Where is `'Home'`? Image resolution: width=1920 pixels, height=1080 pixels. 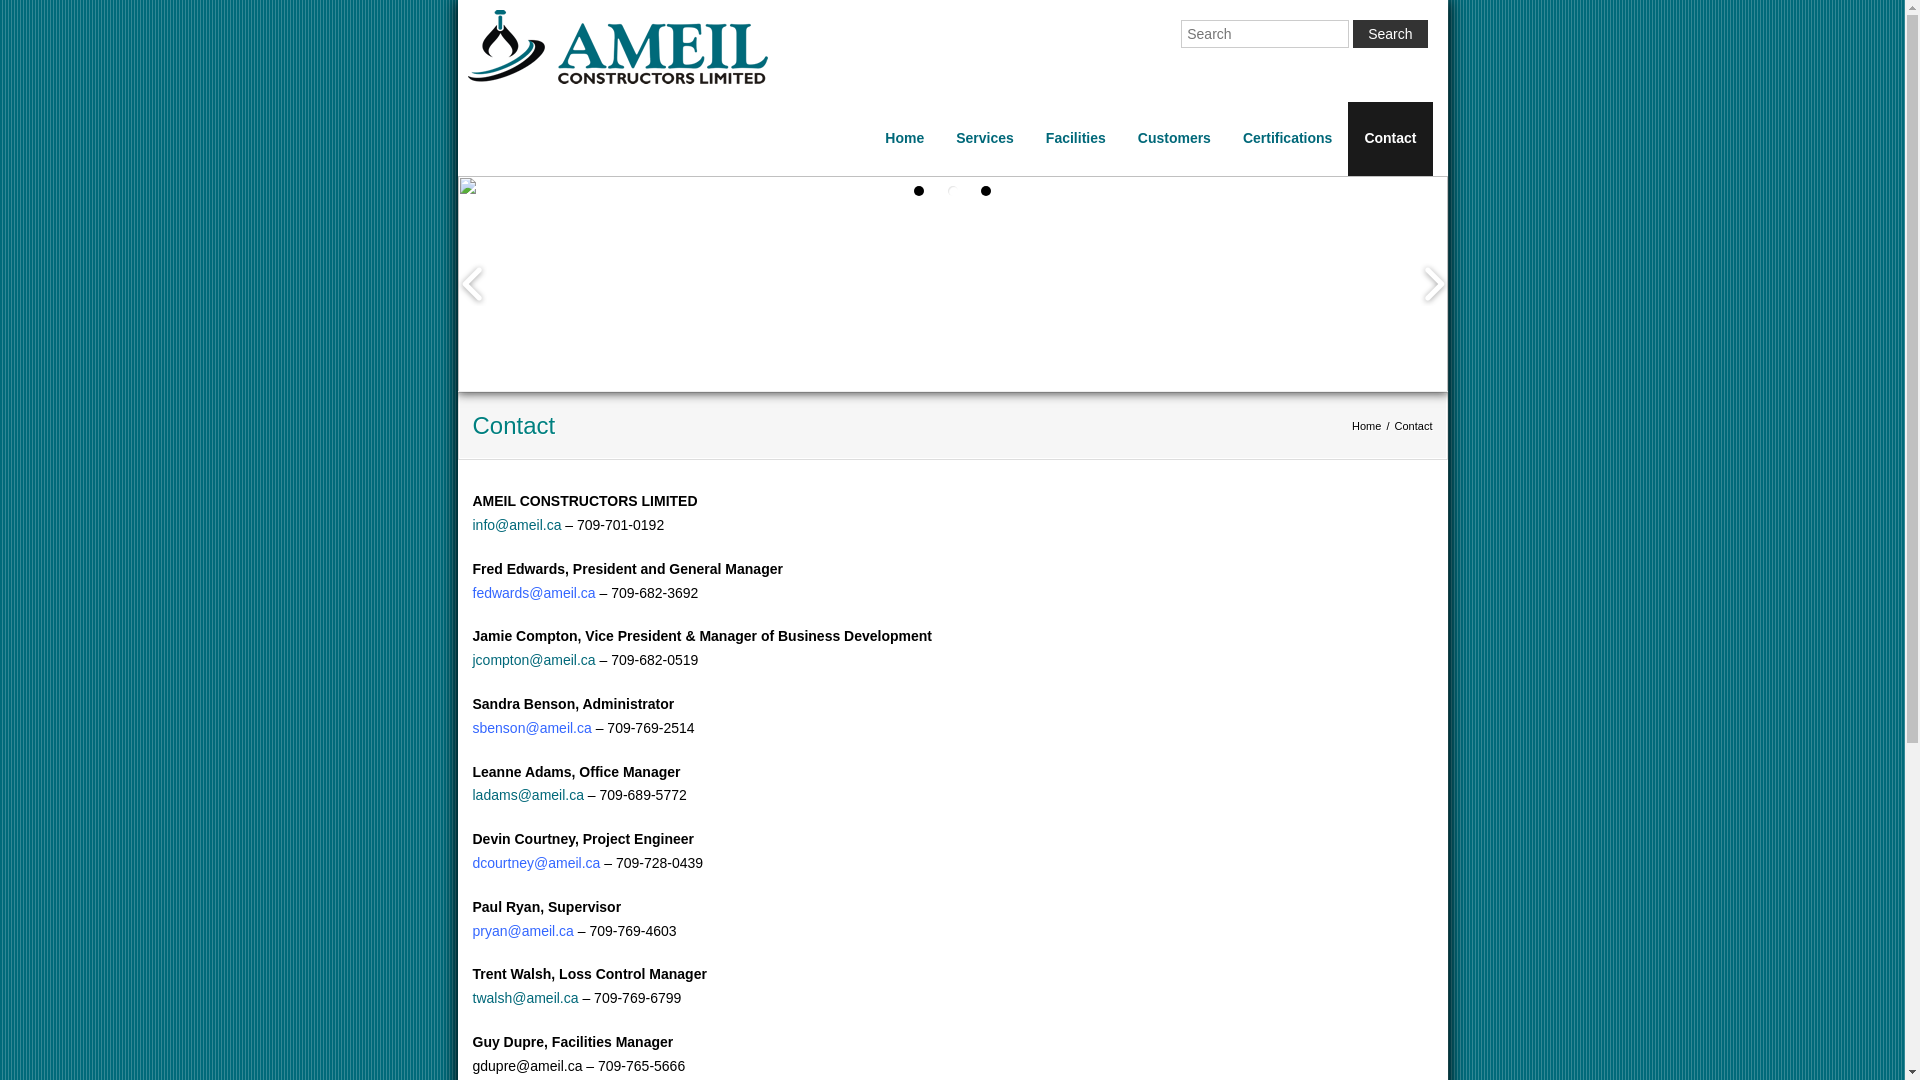
'Home' is located at coordinates (1365, 424).